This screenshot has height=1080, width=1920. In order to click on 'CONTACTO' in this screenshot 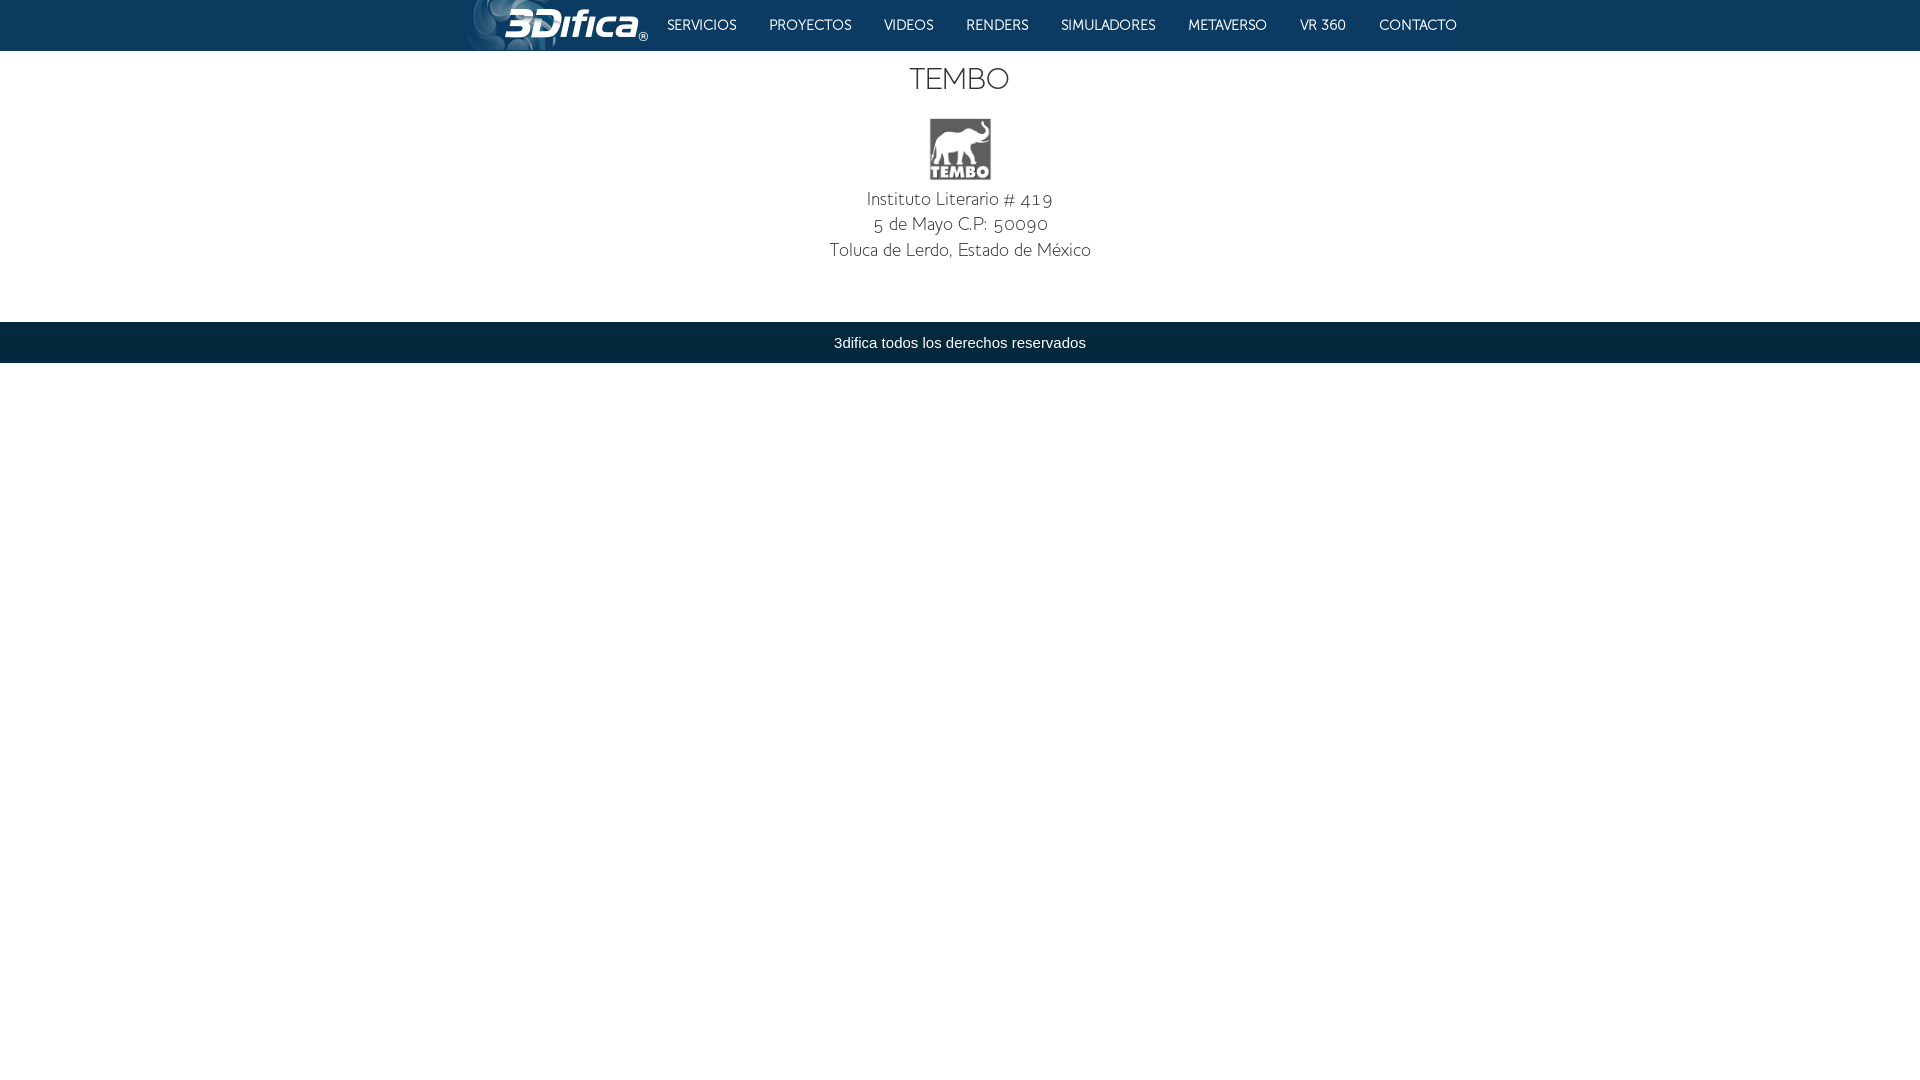, I will do `click(1416, 26)`.